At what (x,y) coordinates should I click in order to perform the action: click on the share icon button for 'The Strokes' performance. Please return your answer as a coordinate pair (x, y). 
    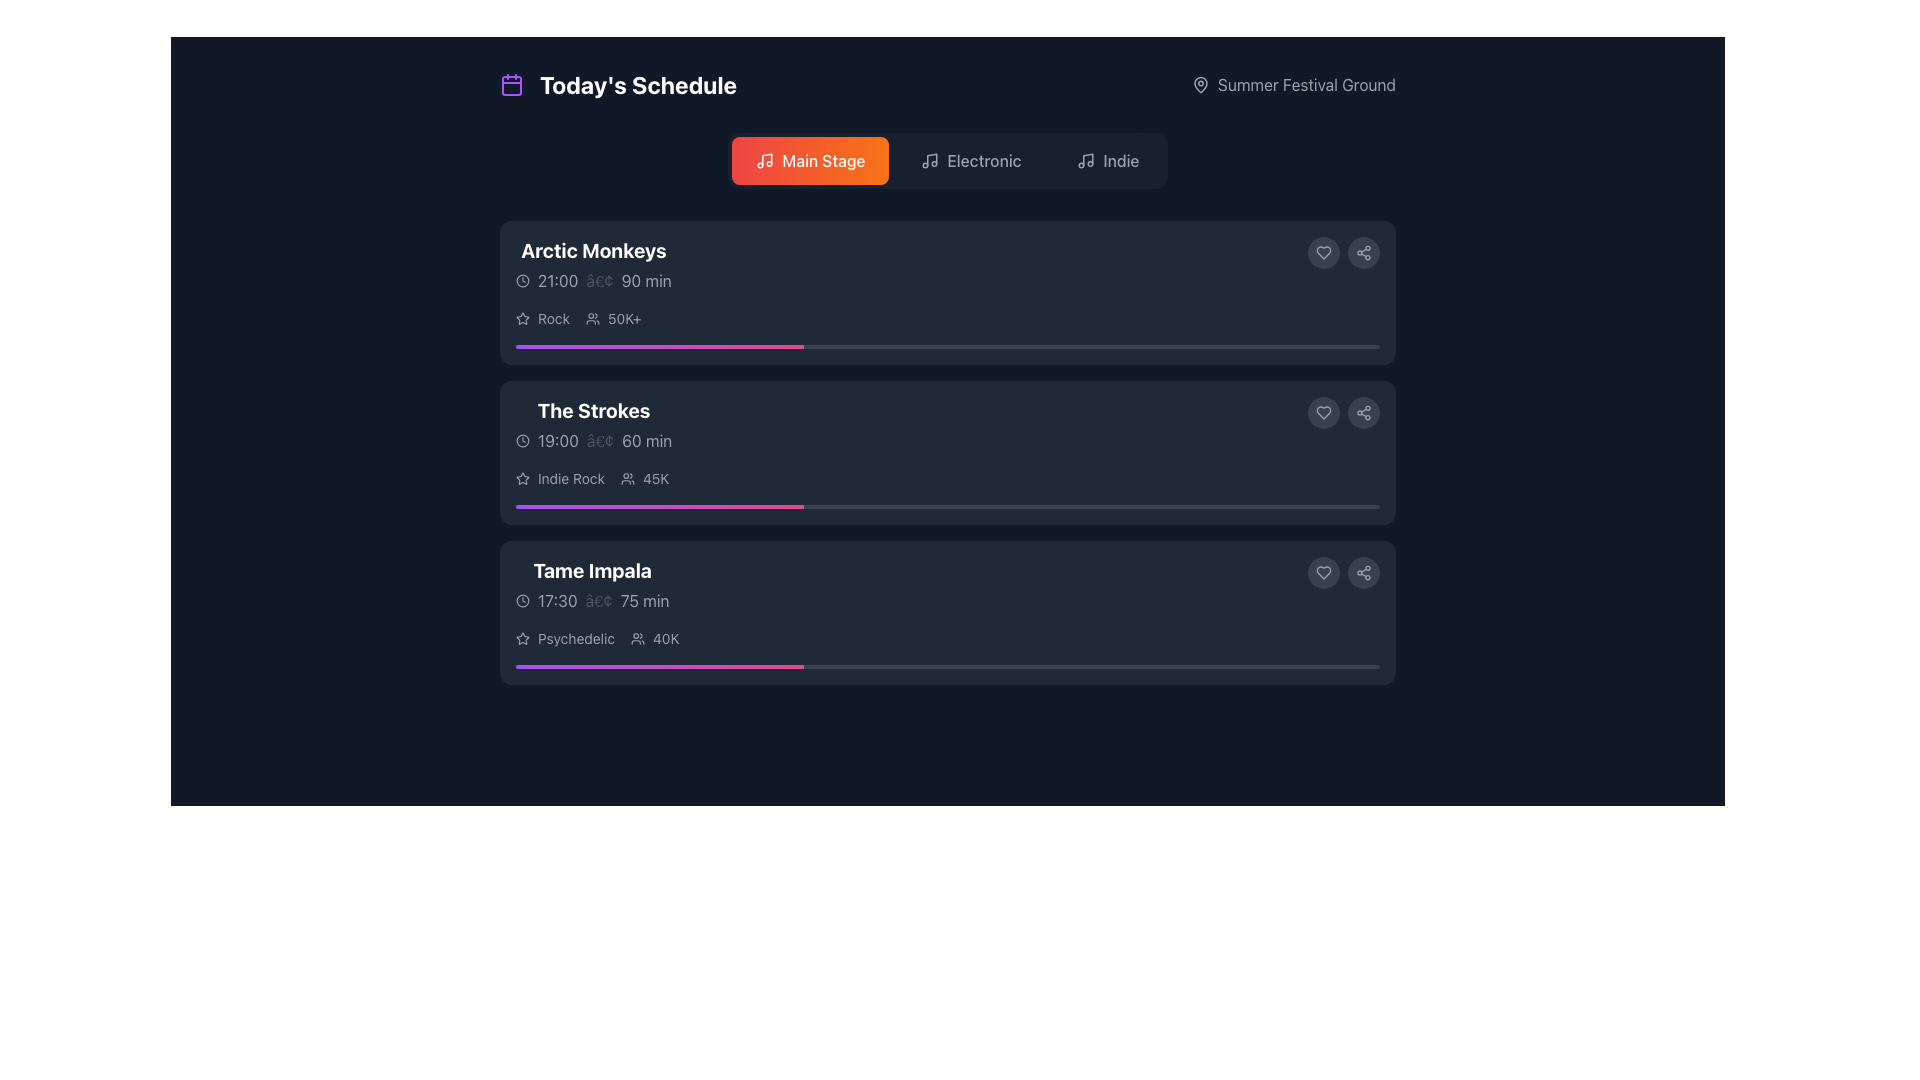
    Looking at the image, I should click on (1362, 411).